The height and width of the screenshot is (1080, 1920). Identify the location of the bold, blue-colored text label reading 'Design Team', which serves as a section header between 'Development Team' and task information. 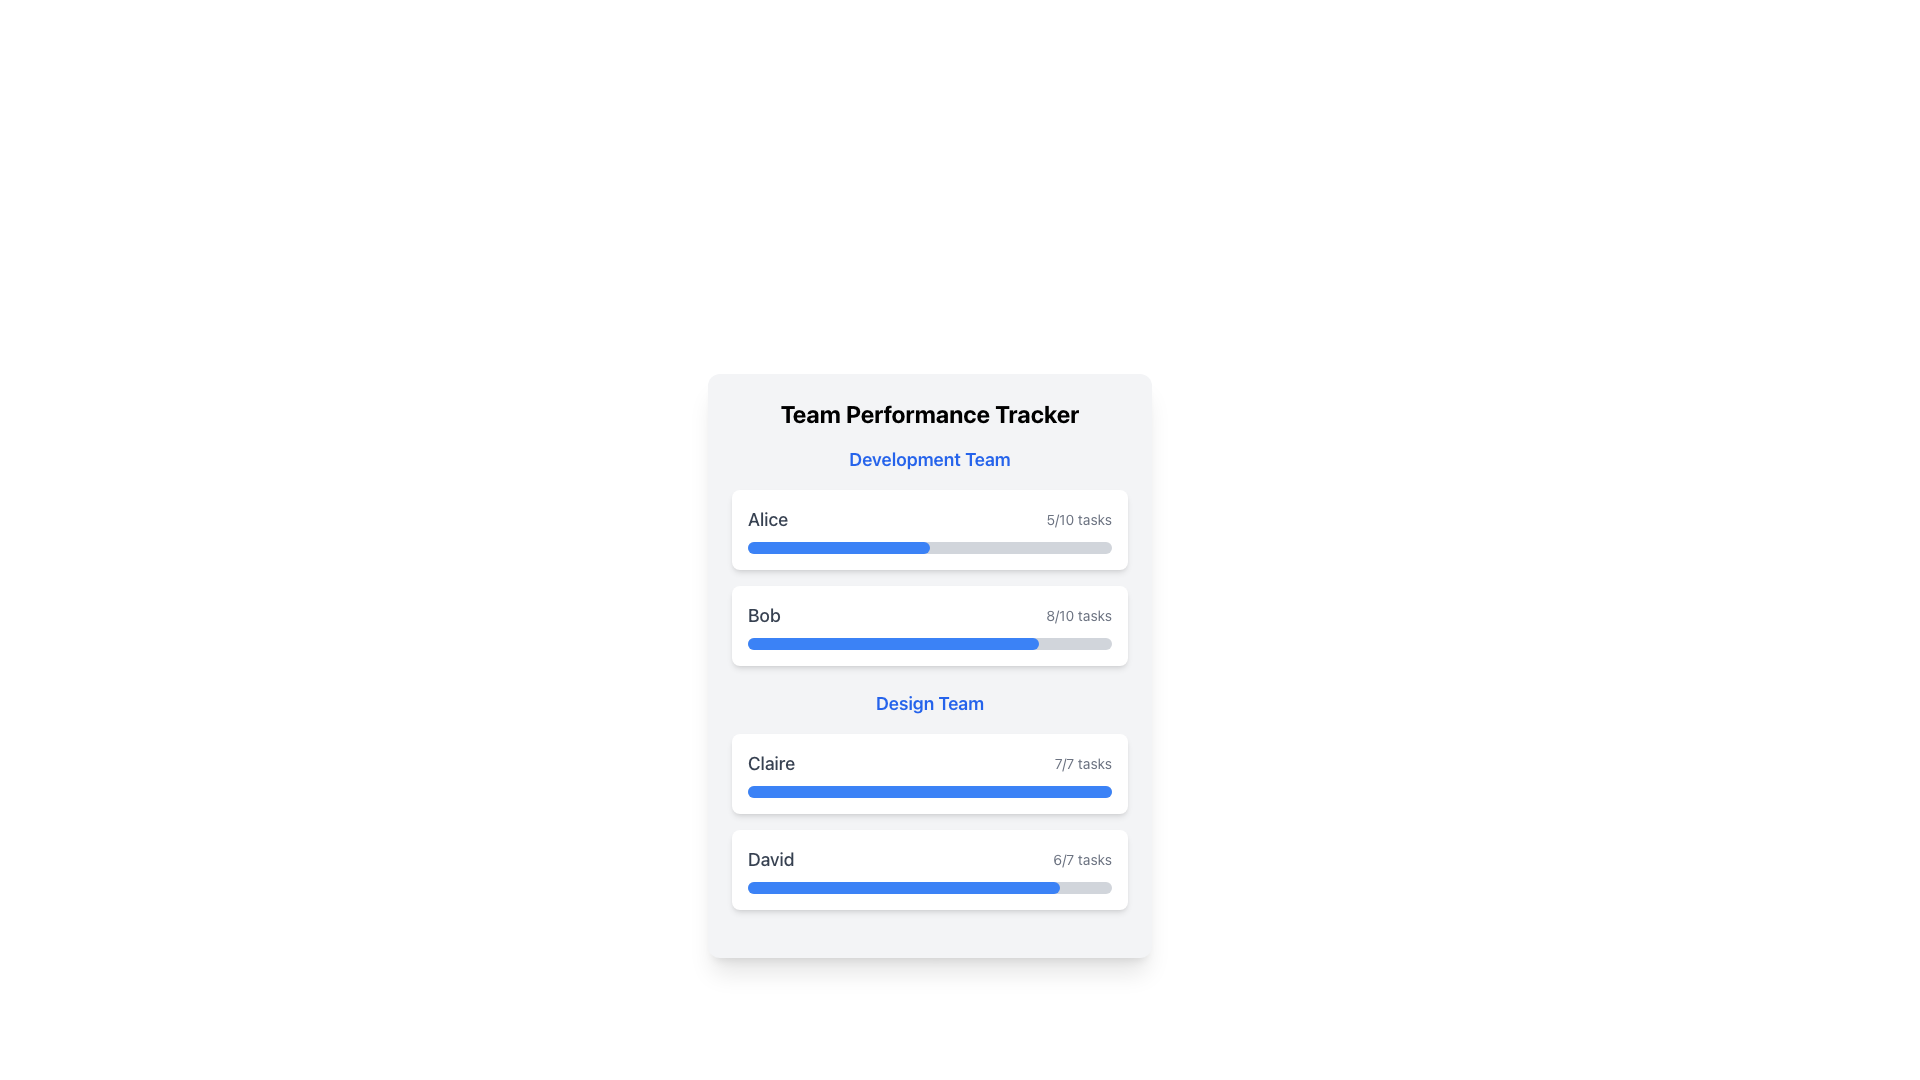
(929, 703).